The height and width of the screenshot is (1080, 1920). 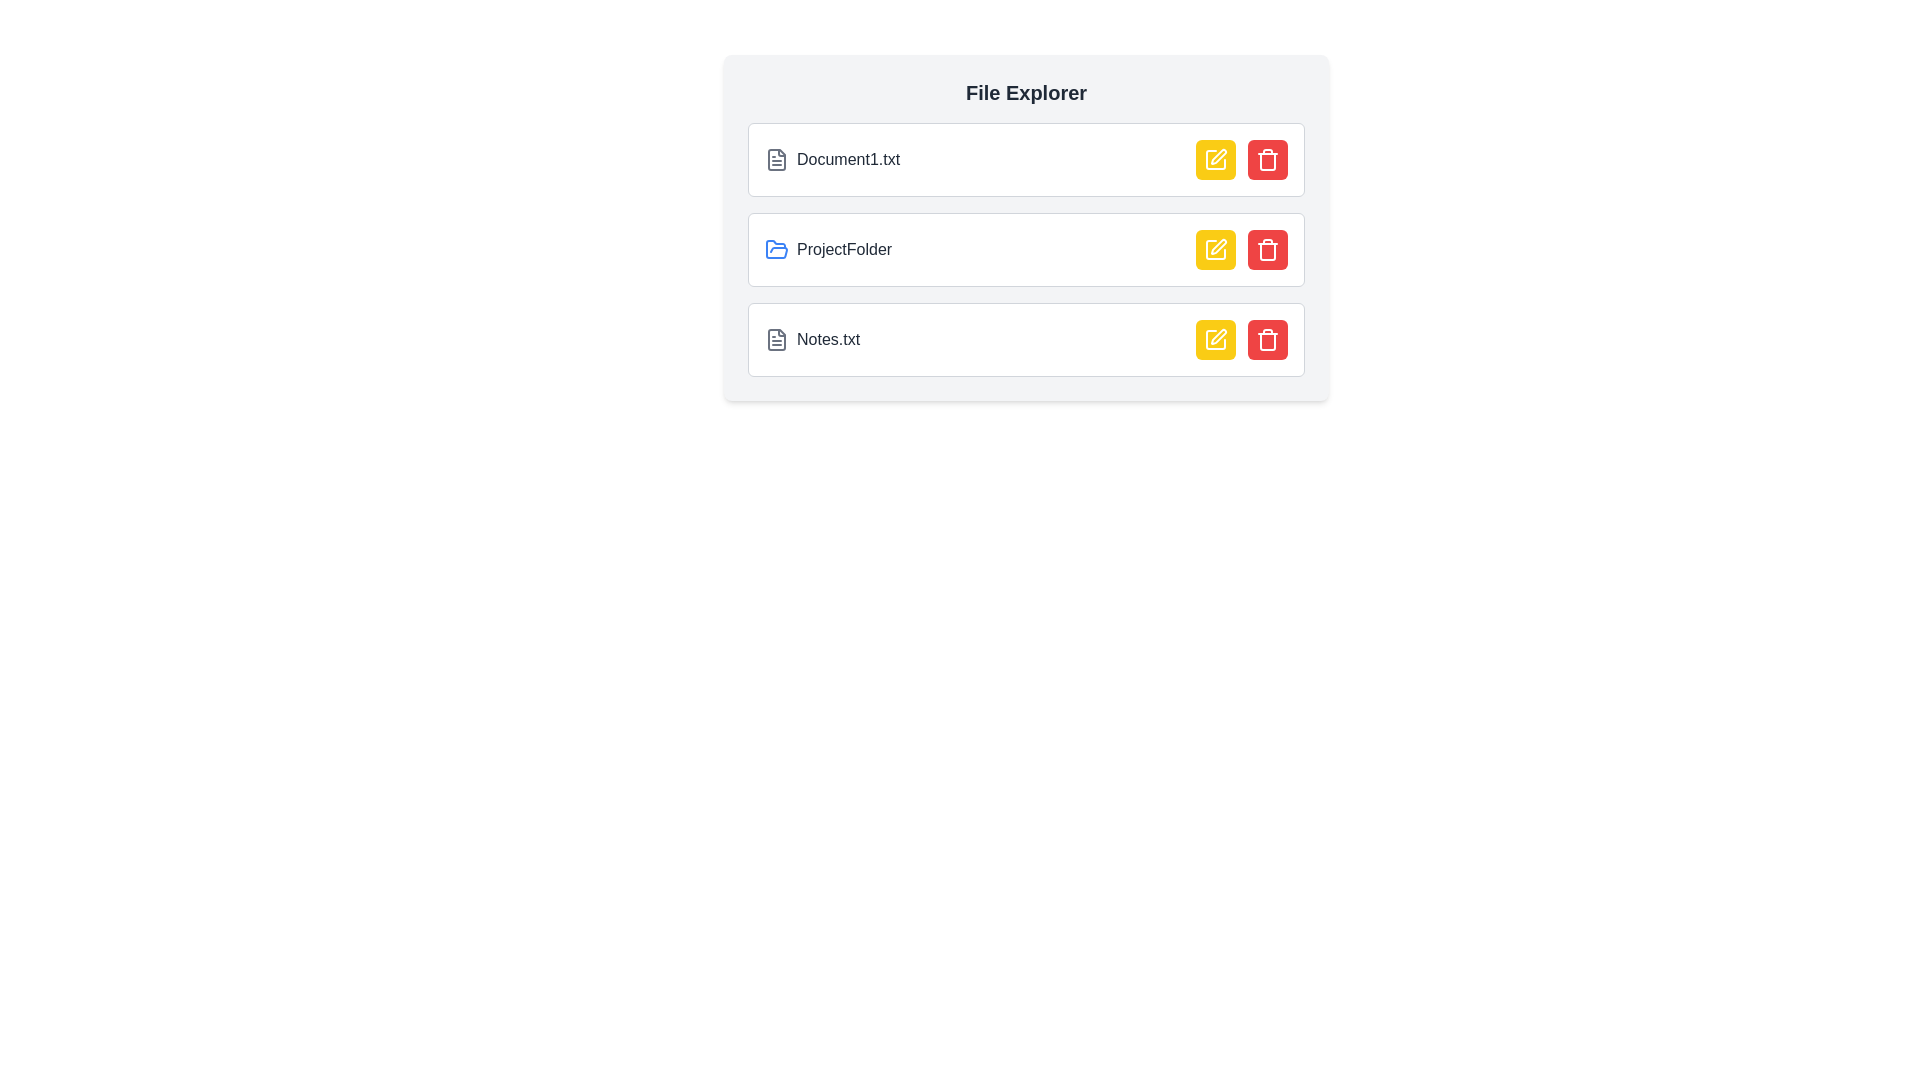 What do you see at coordinates (812, 338) in the screenshot?
I see `file name 'Notes.txt' from the list entry in the file explorer, which is identified by its icon and text at the third position in the vertically stacked list` at bounding box center [812, 338].